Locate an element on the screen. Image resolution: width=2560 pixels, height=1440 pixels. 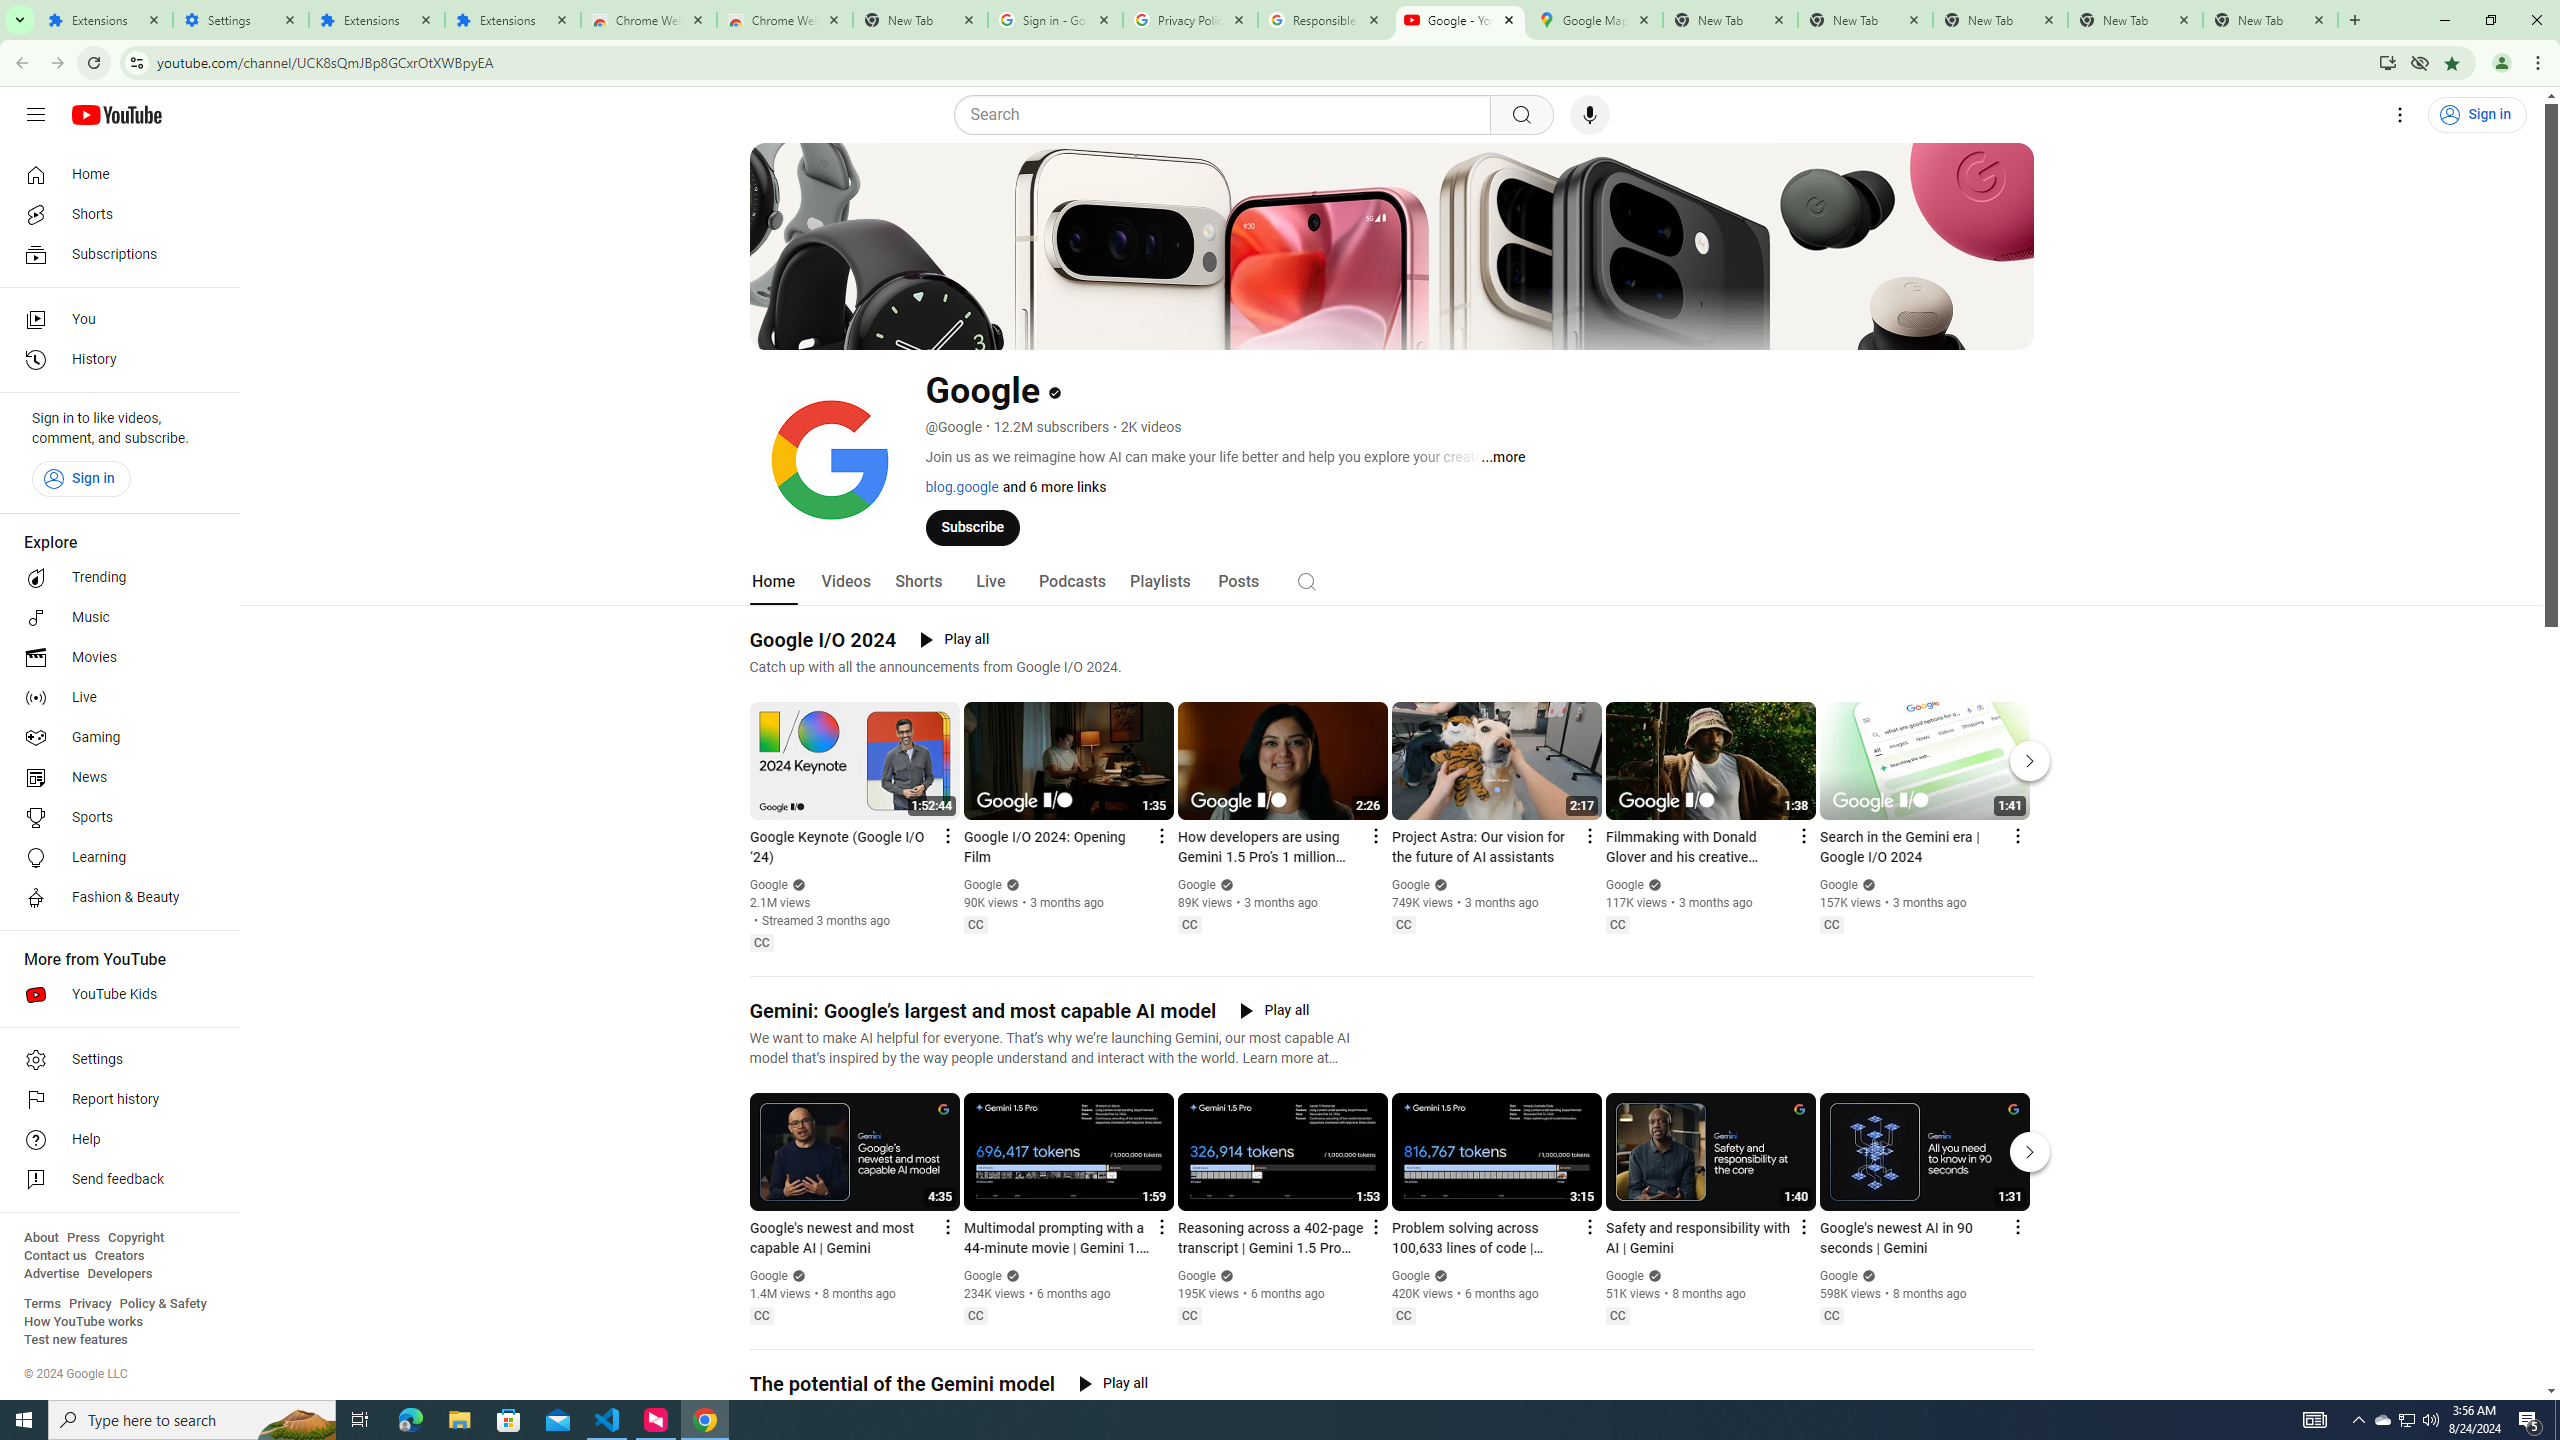
'Developers' is located at coordinates (119, 1272).